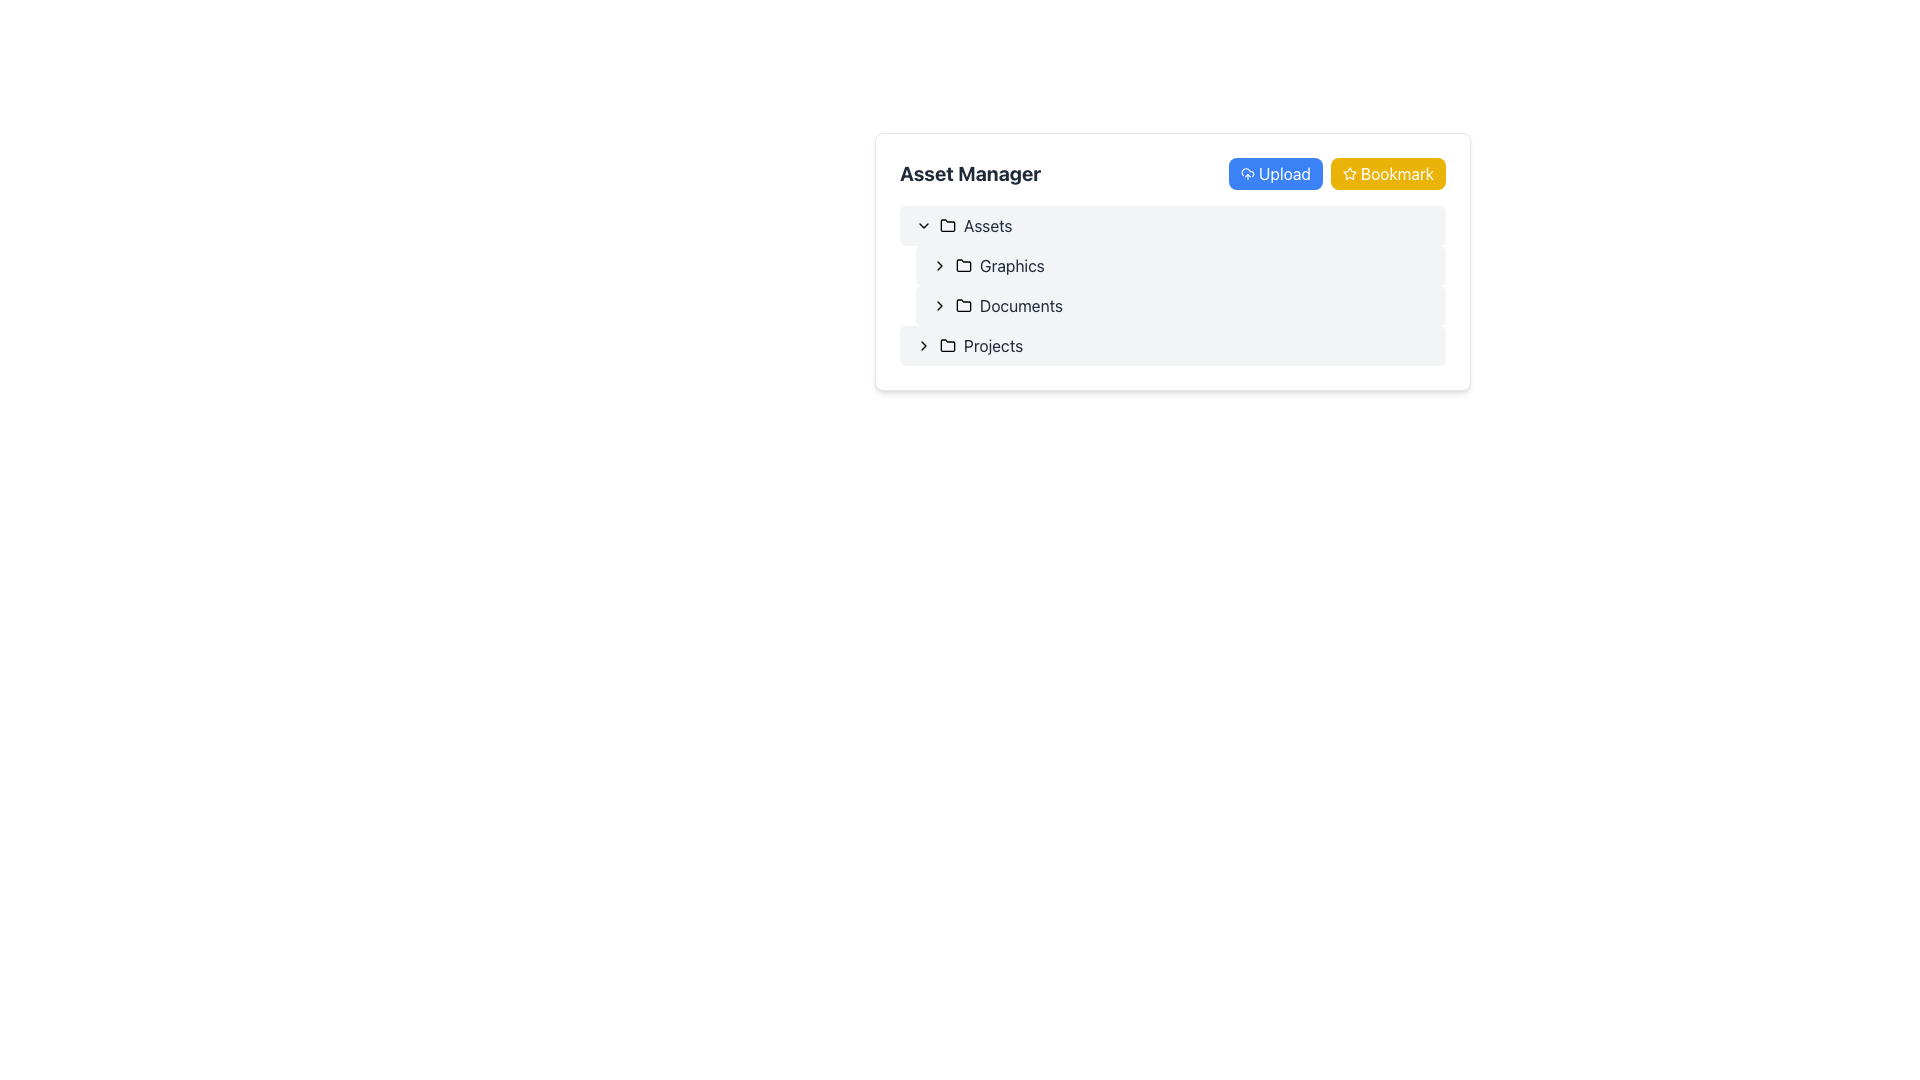  What do you see at coordinates (1337, 172) in the screenshot?
I see `the bright yellow 'Bookmark' button, which features white text and a star icon` at bounding box center [1337, 172].